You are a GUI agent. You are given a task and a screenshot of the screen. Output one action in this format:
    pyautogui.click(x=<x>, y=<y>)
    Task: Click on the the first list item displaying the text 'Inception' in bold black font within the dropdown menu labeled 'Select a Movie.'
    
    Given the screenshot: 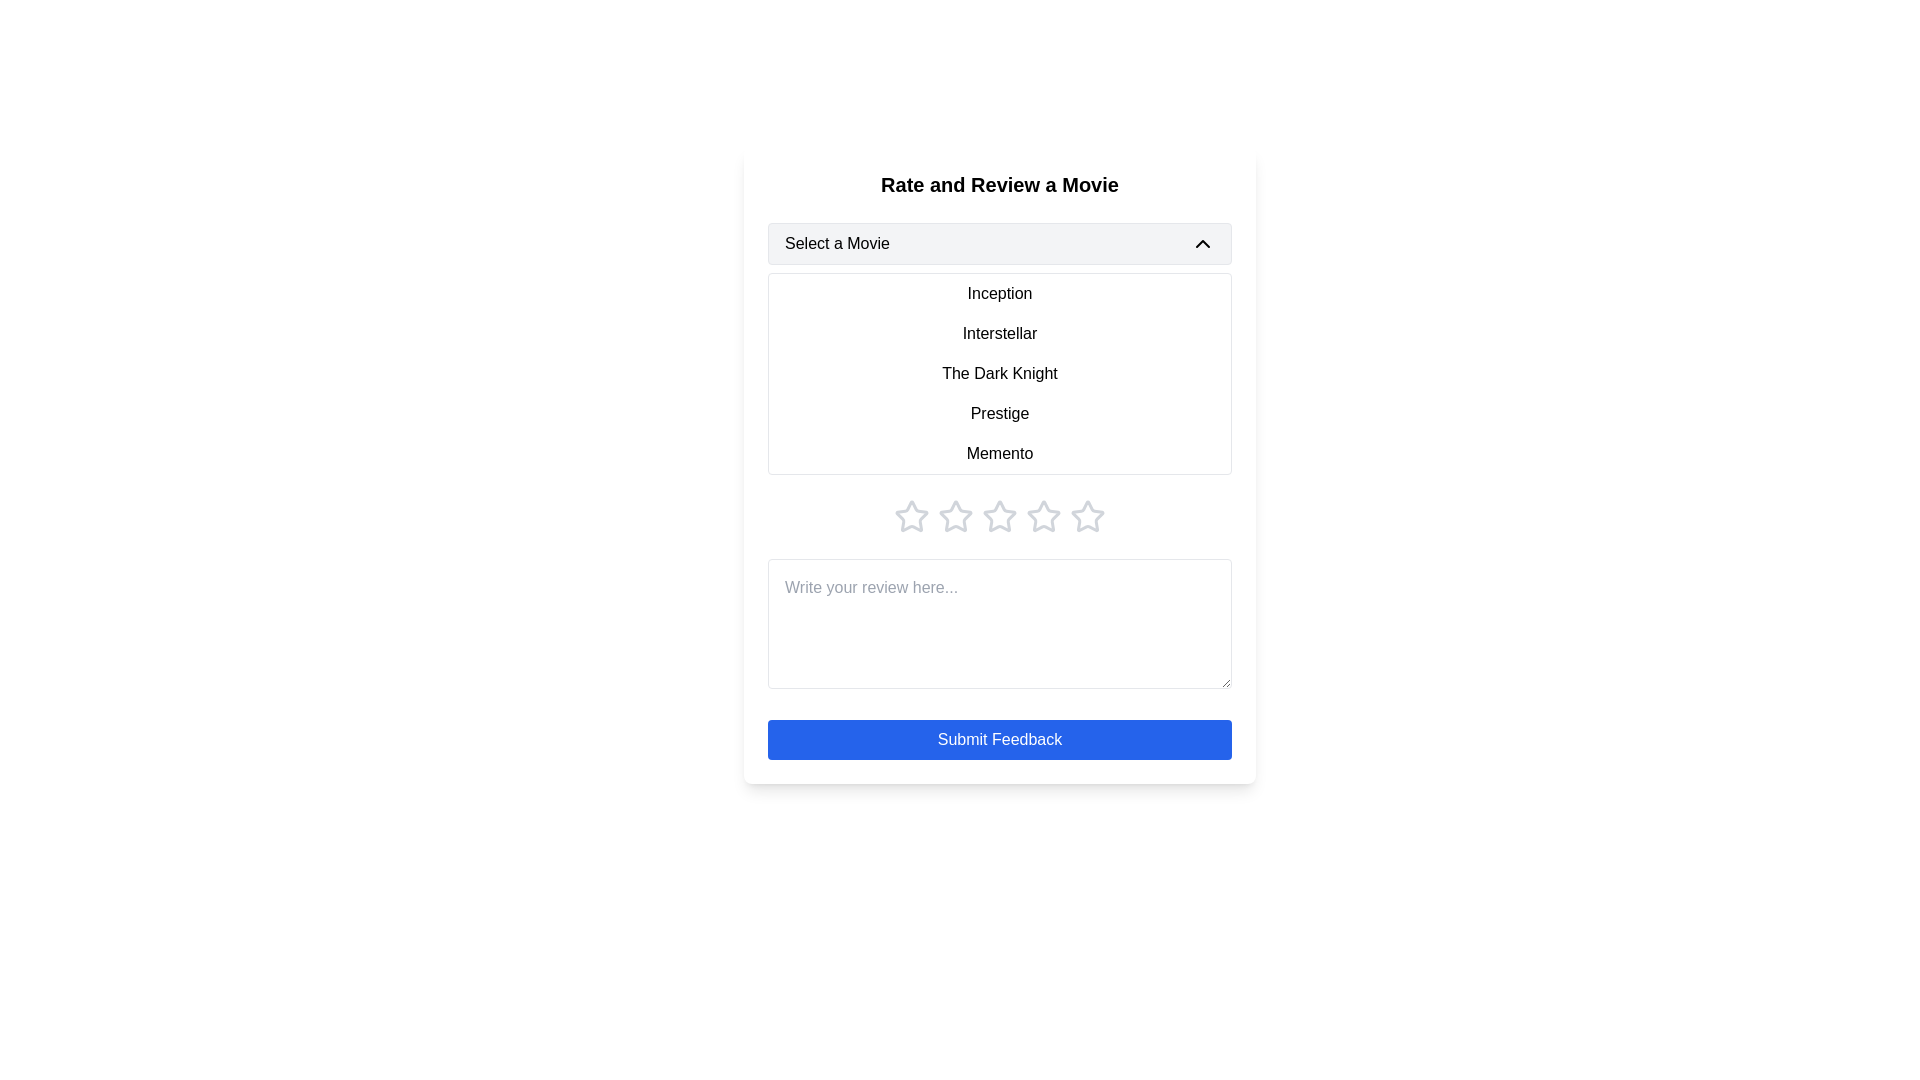 What is the action you would take?
    pyautogui.click(x=999, y=293)
    